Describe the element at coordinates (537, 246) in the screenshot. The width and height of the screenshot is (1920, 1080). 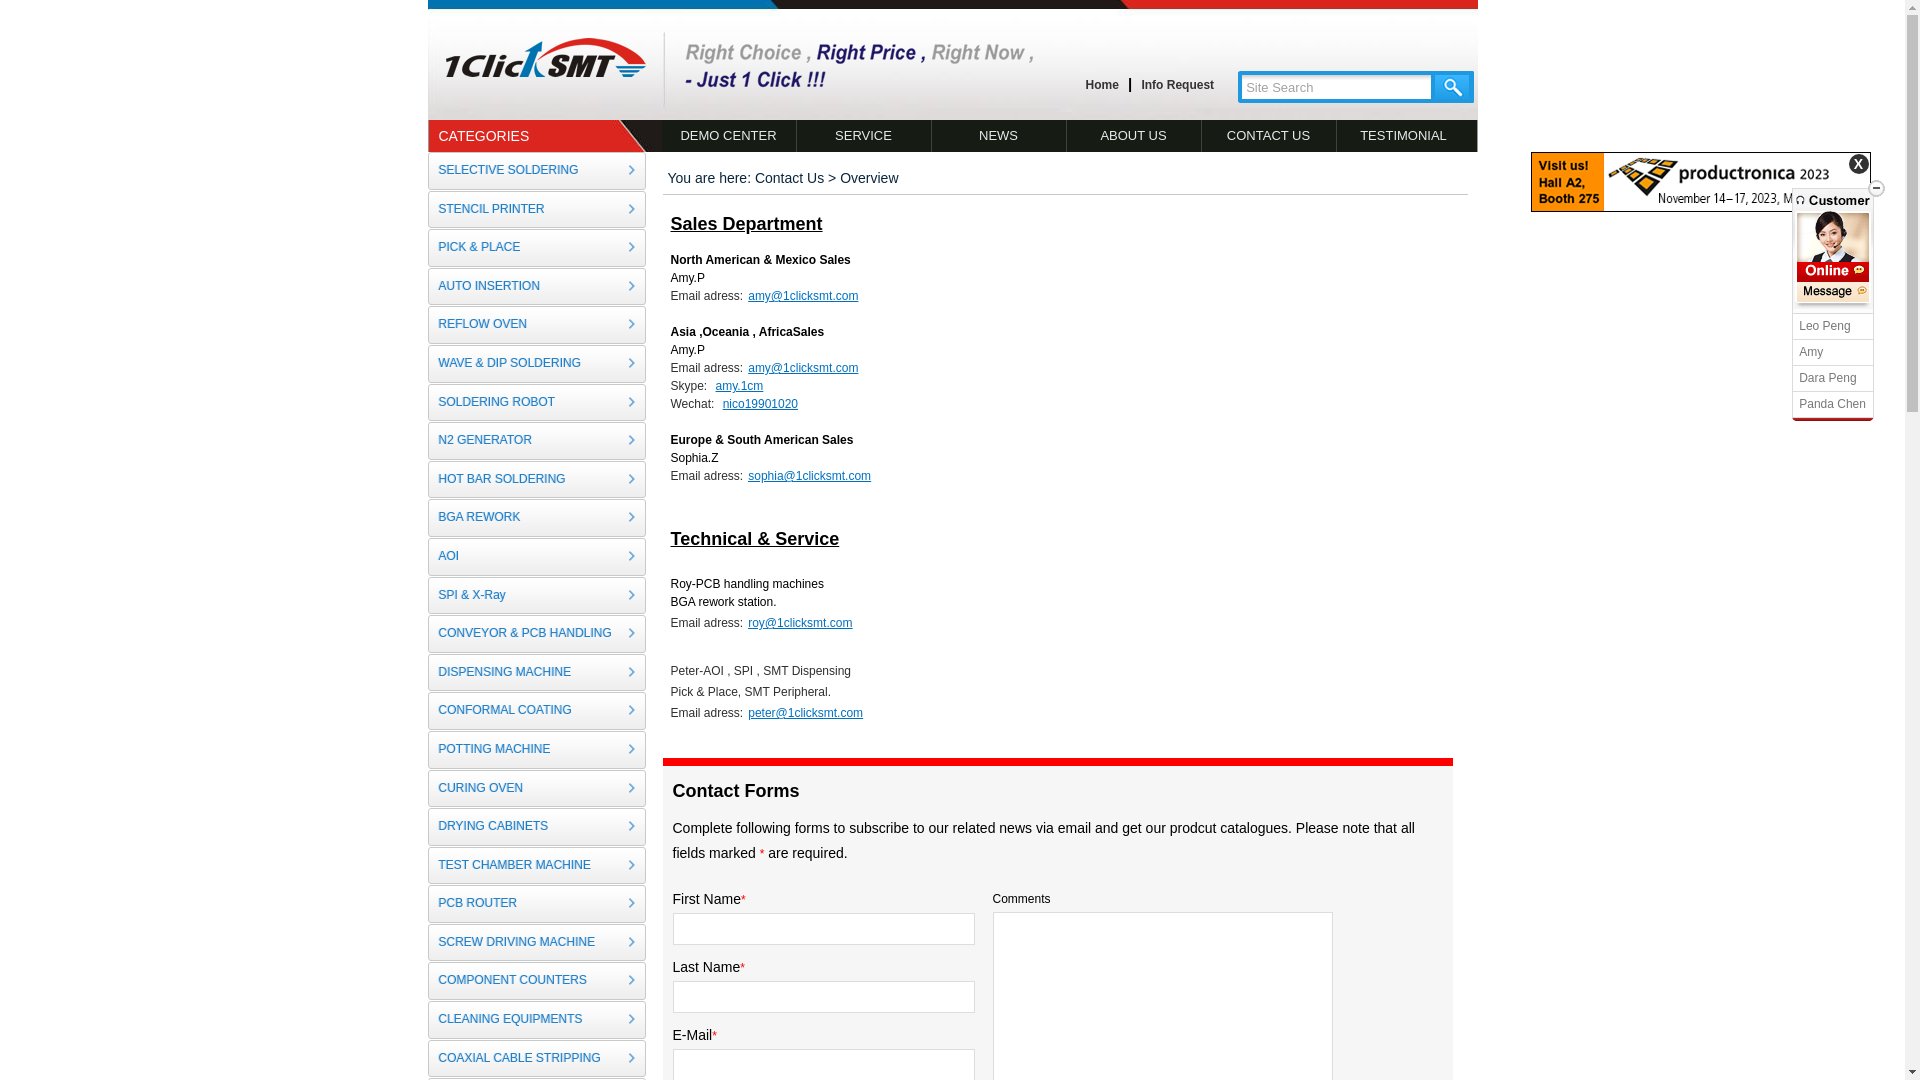
I see `'PICK & PLACE'` at that location.